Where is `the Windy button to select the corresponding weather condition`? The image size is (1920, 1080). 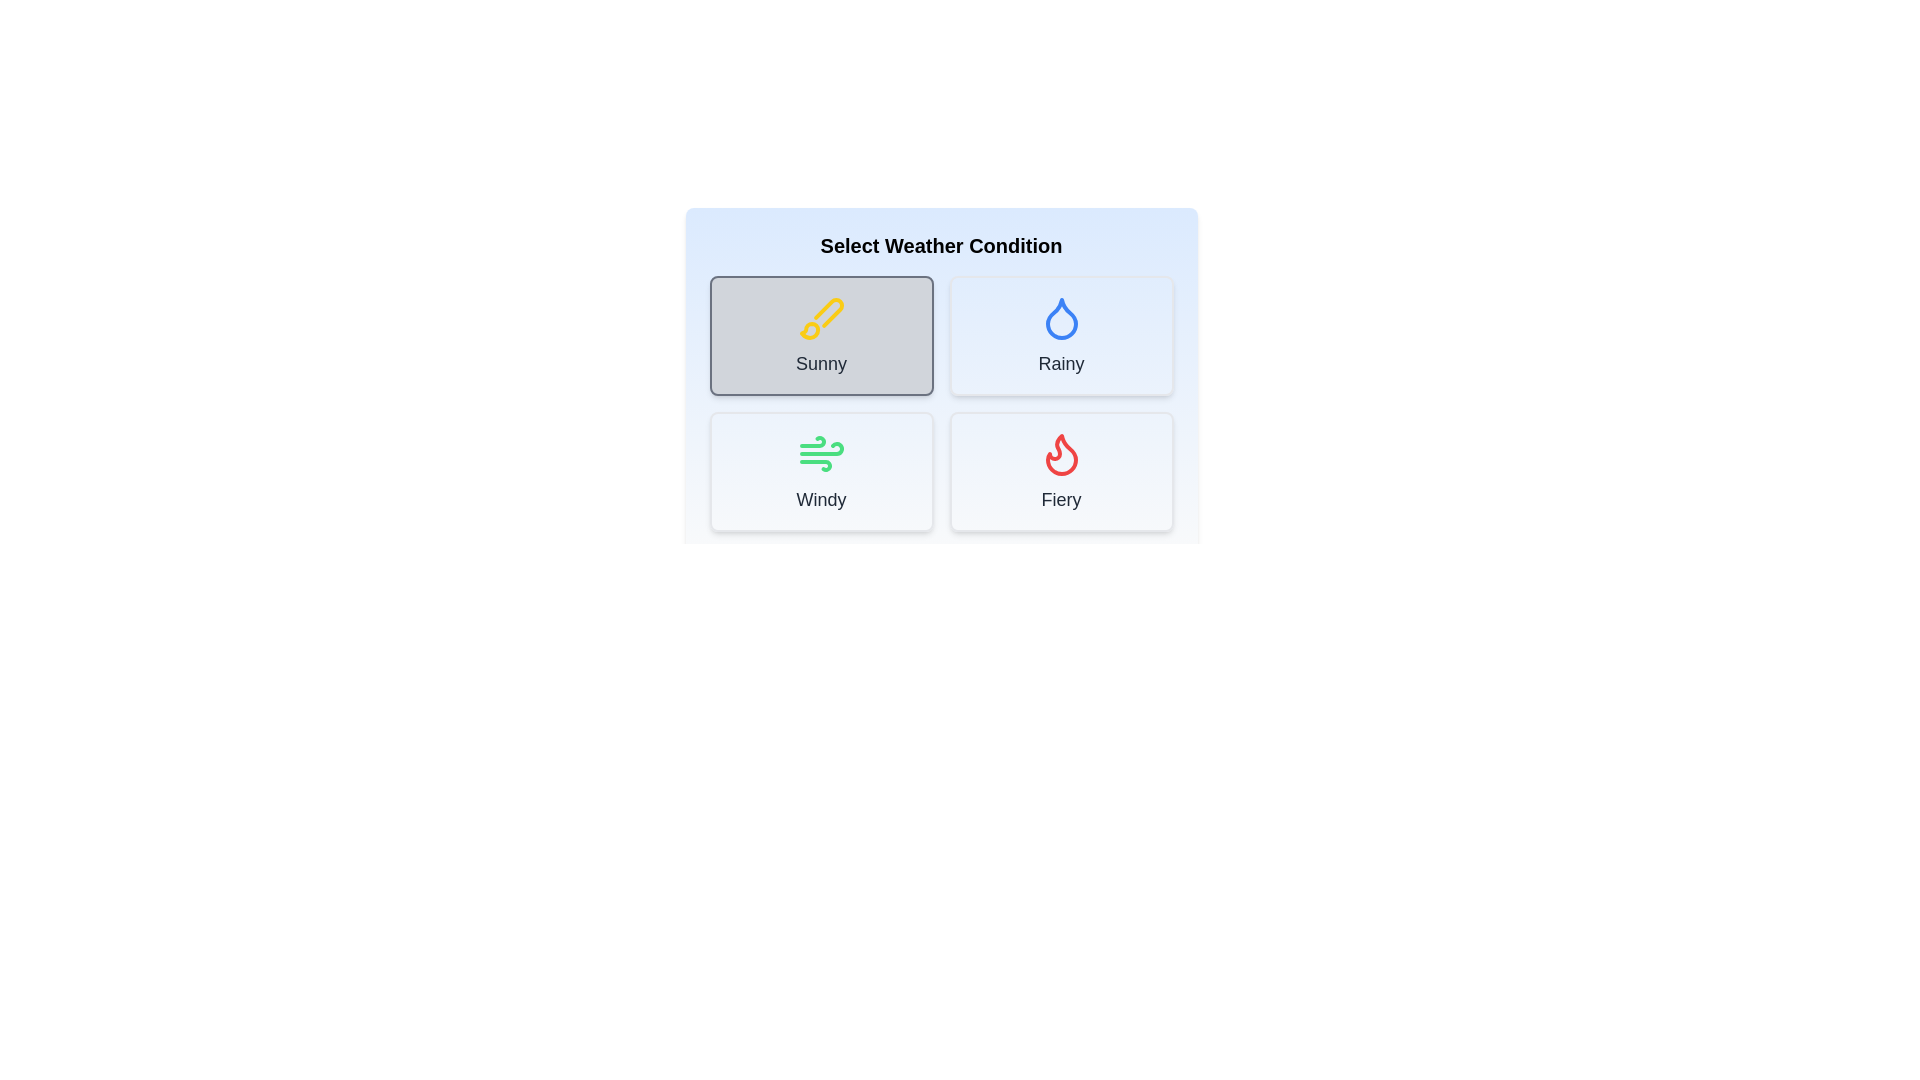
the Windy button to select the corresponding weather condition is located at coordinates (821, 471).